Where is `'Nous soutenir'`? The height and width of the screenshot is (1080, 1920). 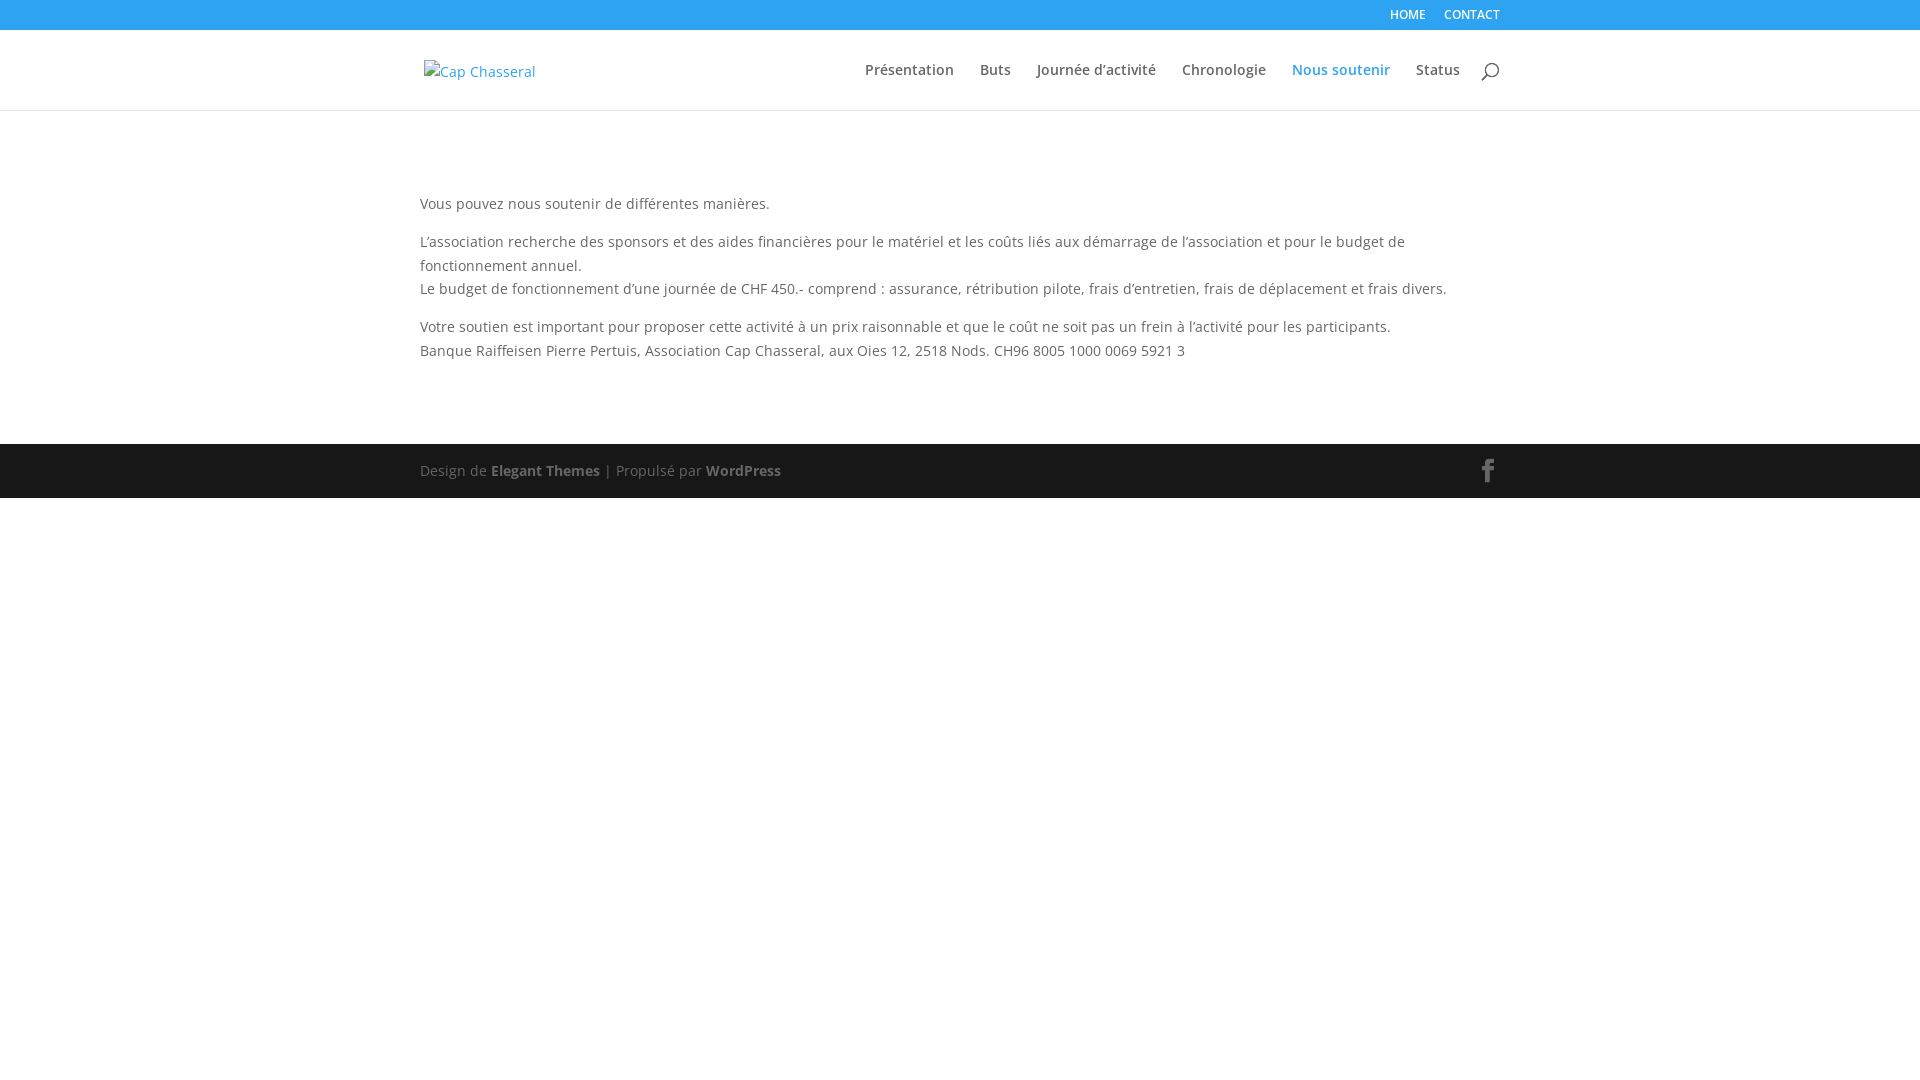 'Nous soutenir' is located at coordinates (1340, 85).